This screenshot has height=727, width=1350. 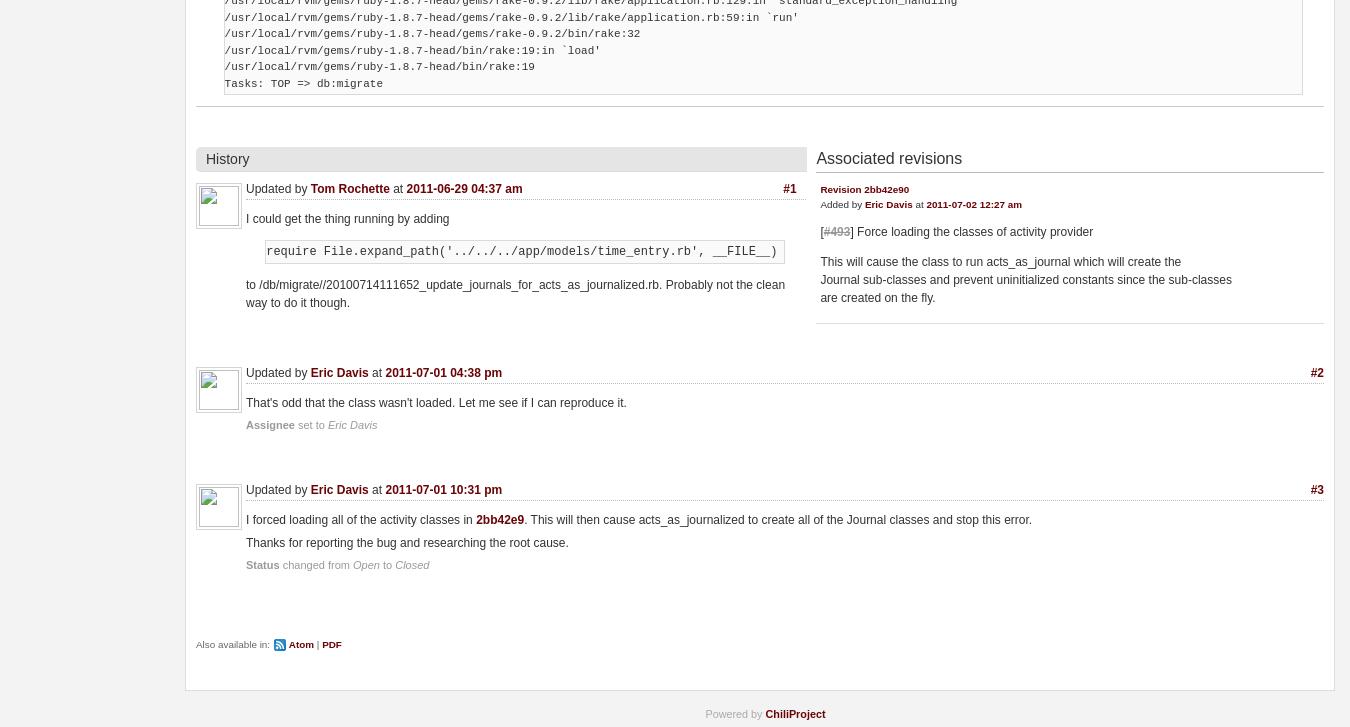 I want to click on '[', so click(x=819, y=231).